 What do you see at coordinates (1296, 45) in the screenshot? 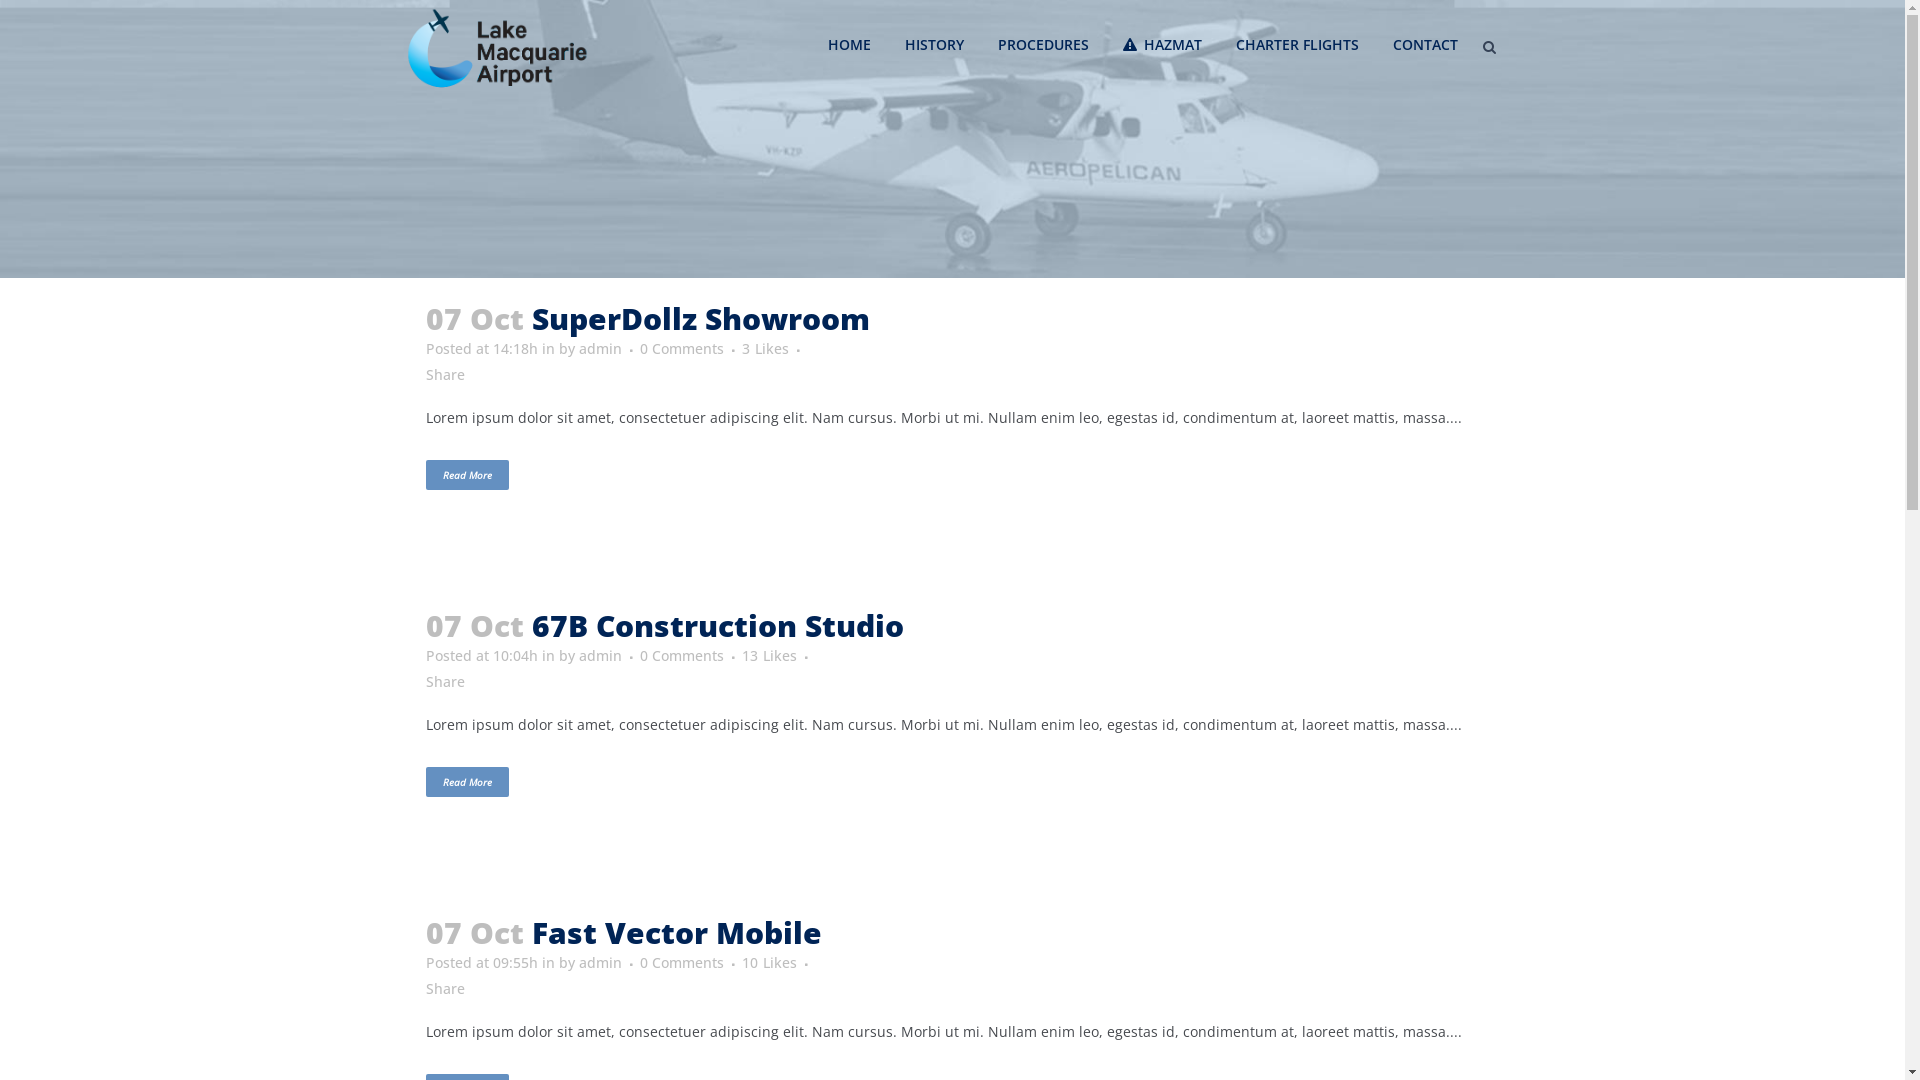
I see `'CHARTER FLIGHTS'` at bounding box center [1296, 45].